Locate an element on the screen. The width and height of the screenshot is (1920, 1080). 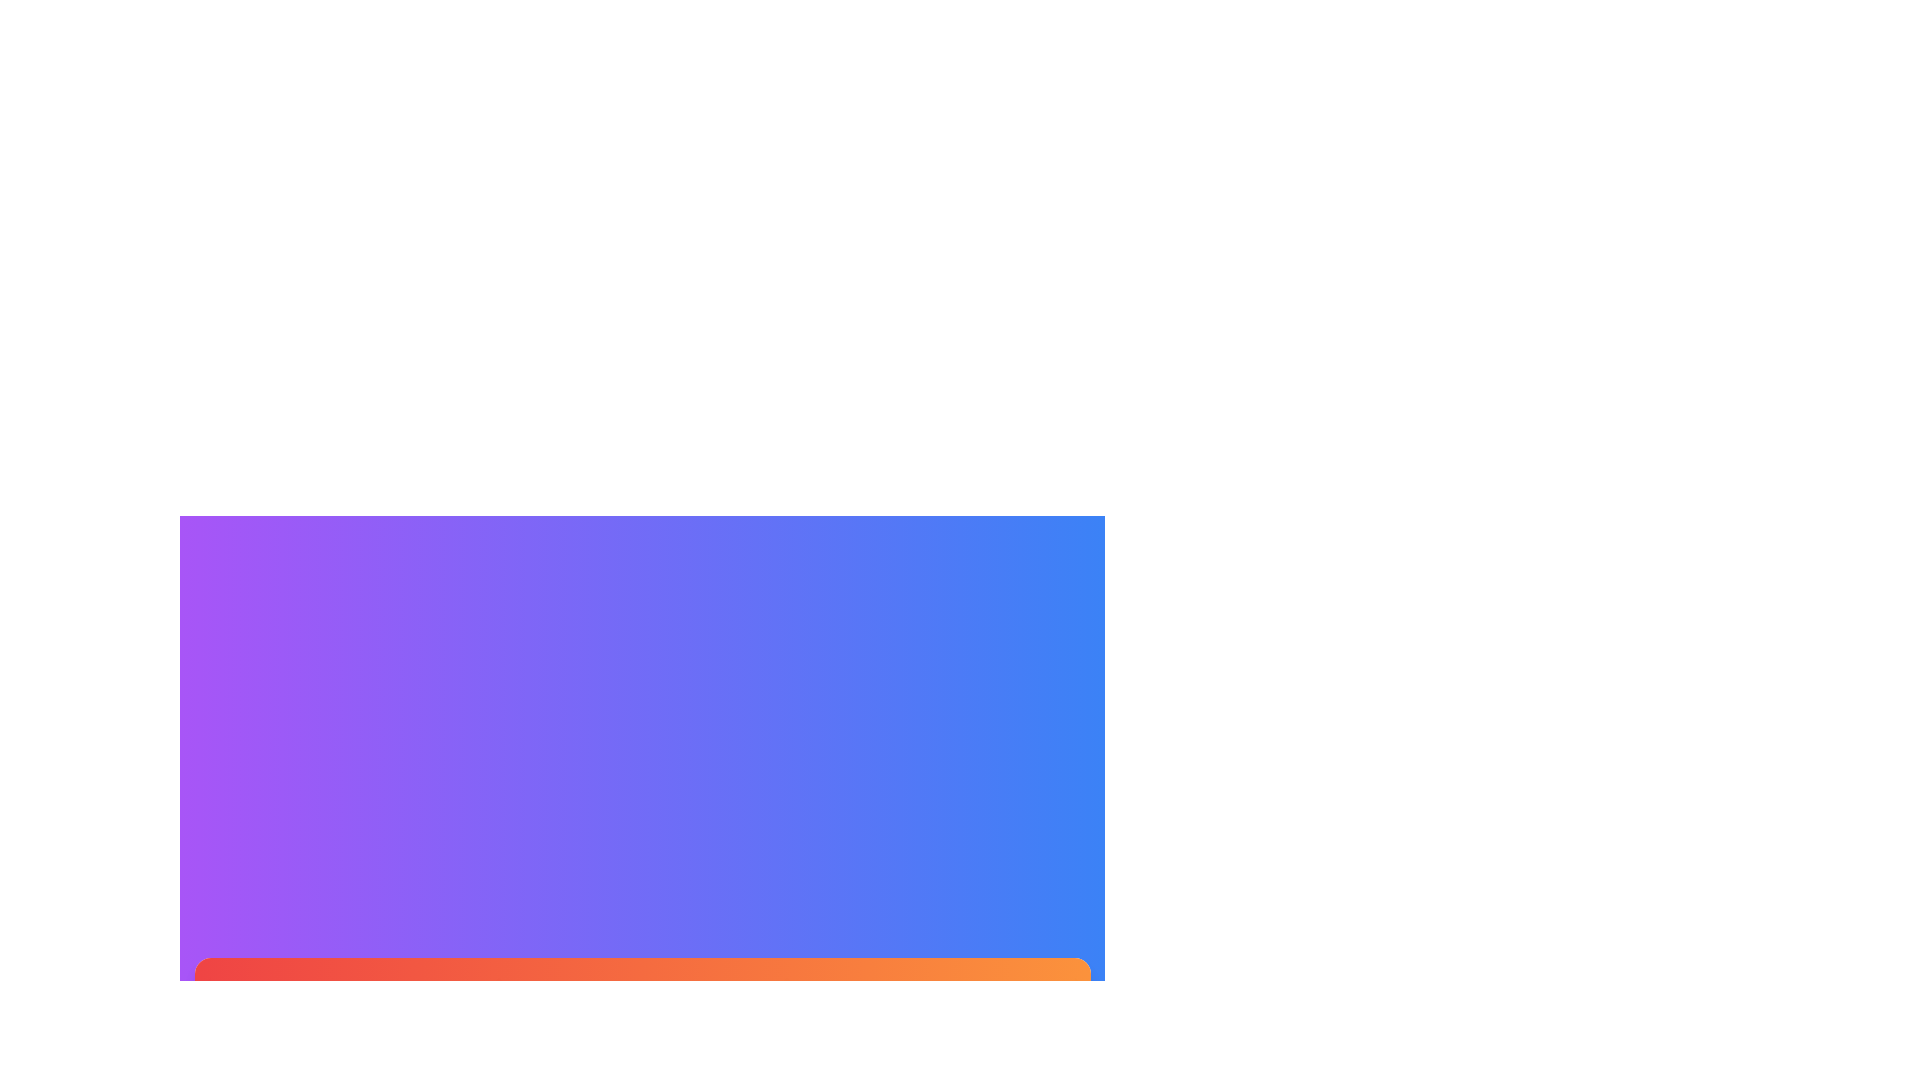
the Home tab is located at coordinates (354, 998).